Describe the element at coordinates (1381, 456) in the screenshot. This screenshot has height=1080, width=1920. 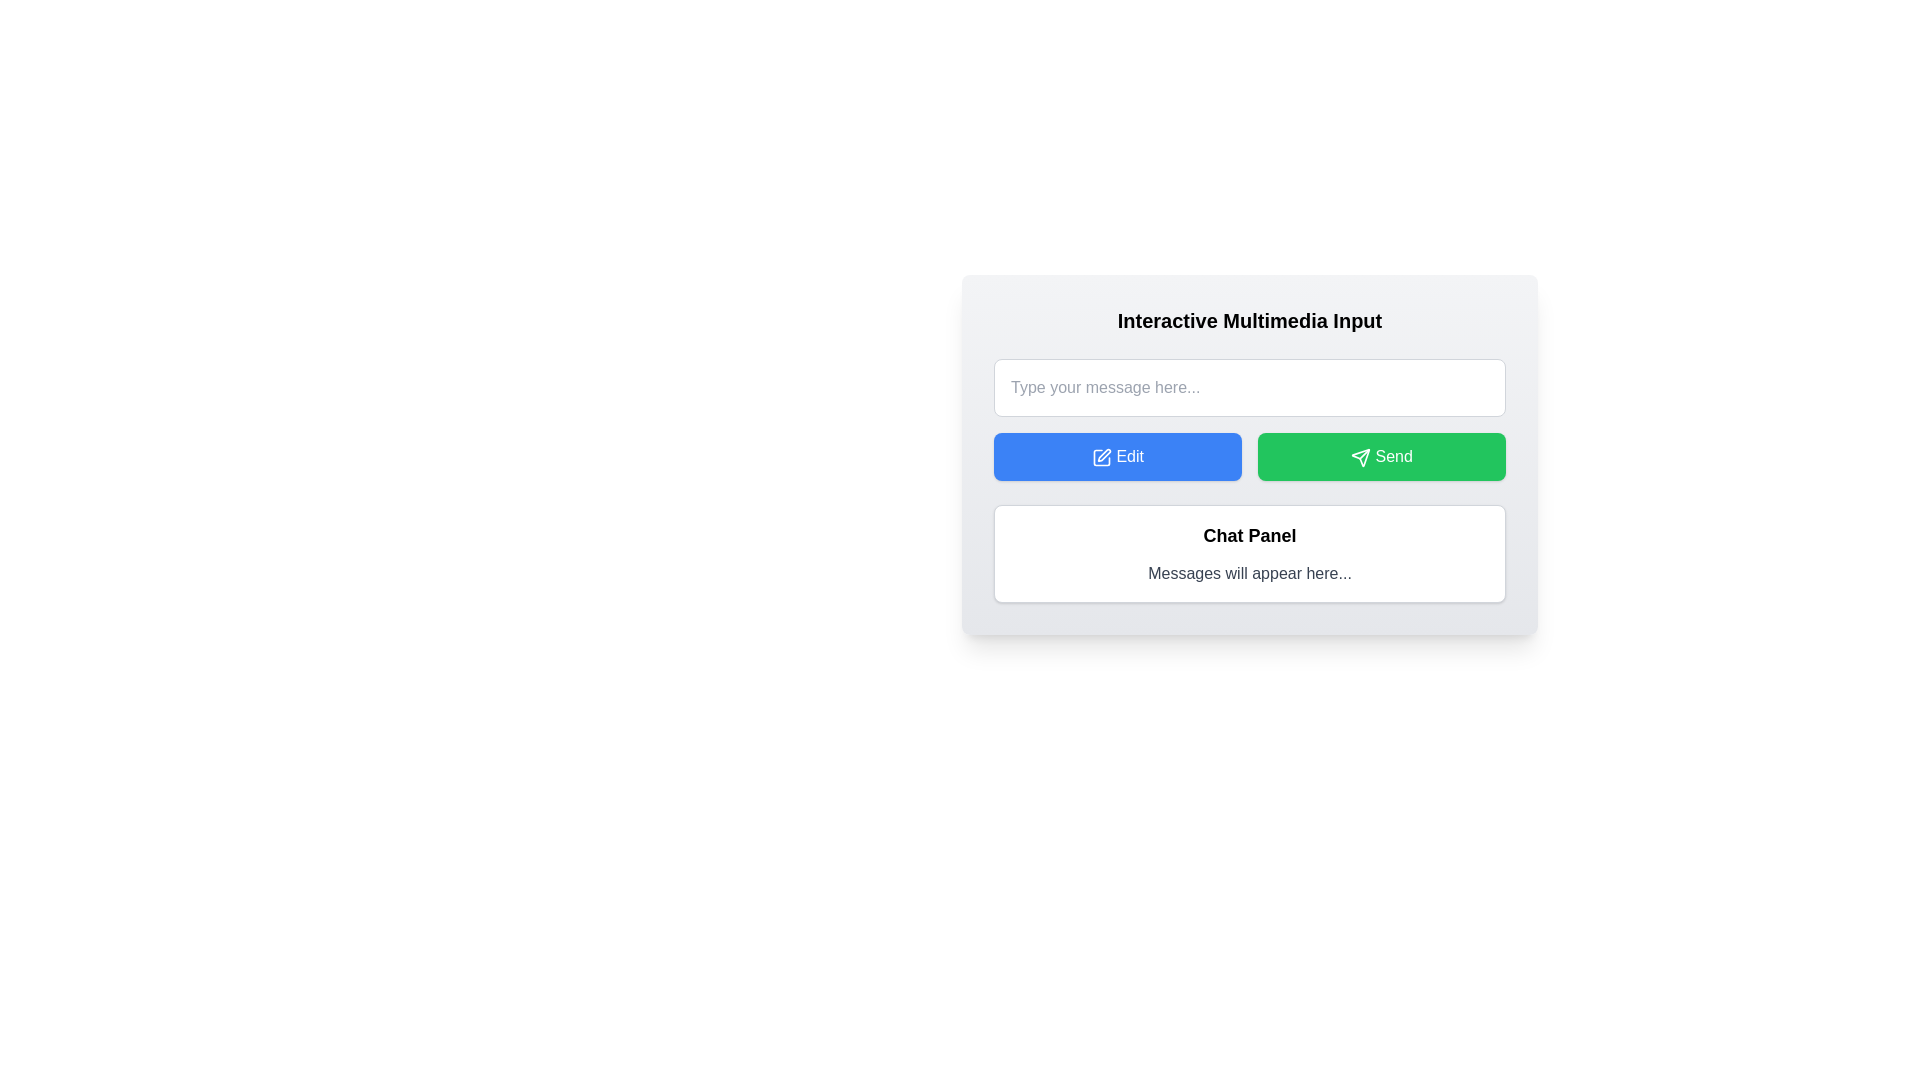
I see `the submission button located to the right of the 'Edit' button, which changes its background to a darker green` at that location.